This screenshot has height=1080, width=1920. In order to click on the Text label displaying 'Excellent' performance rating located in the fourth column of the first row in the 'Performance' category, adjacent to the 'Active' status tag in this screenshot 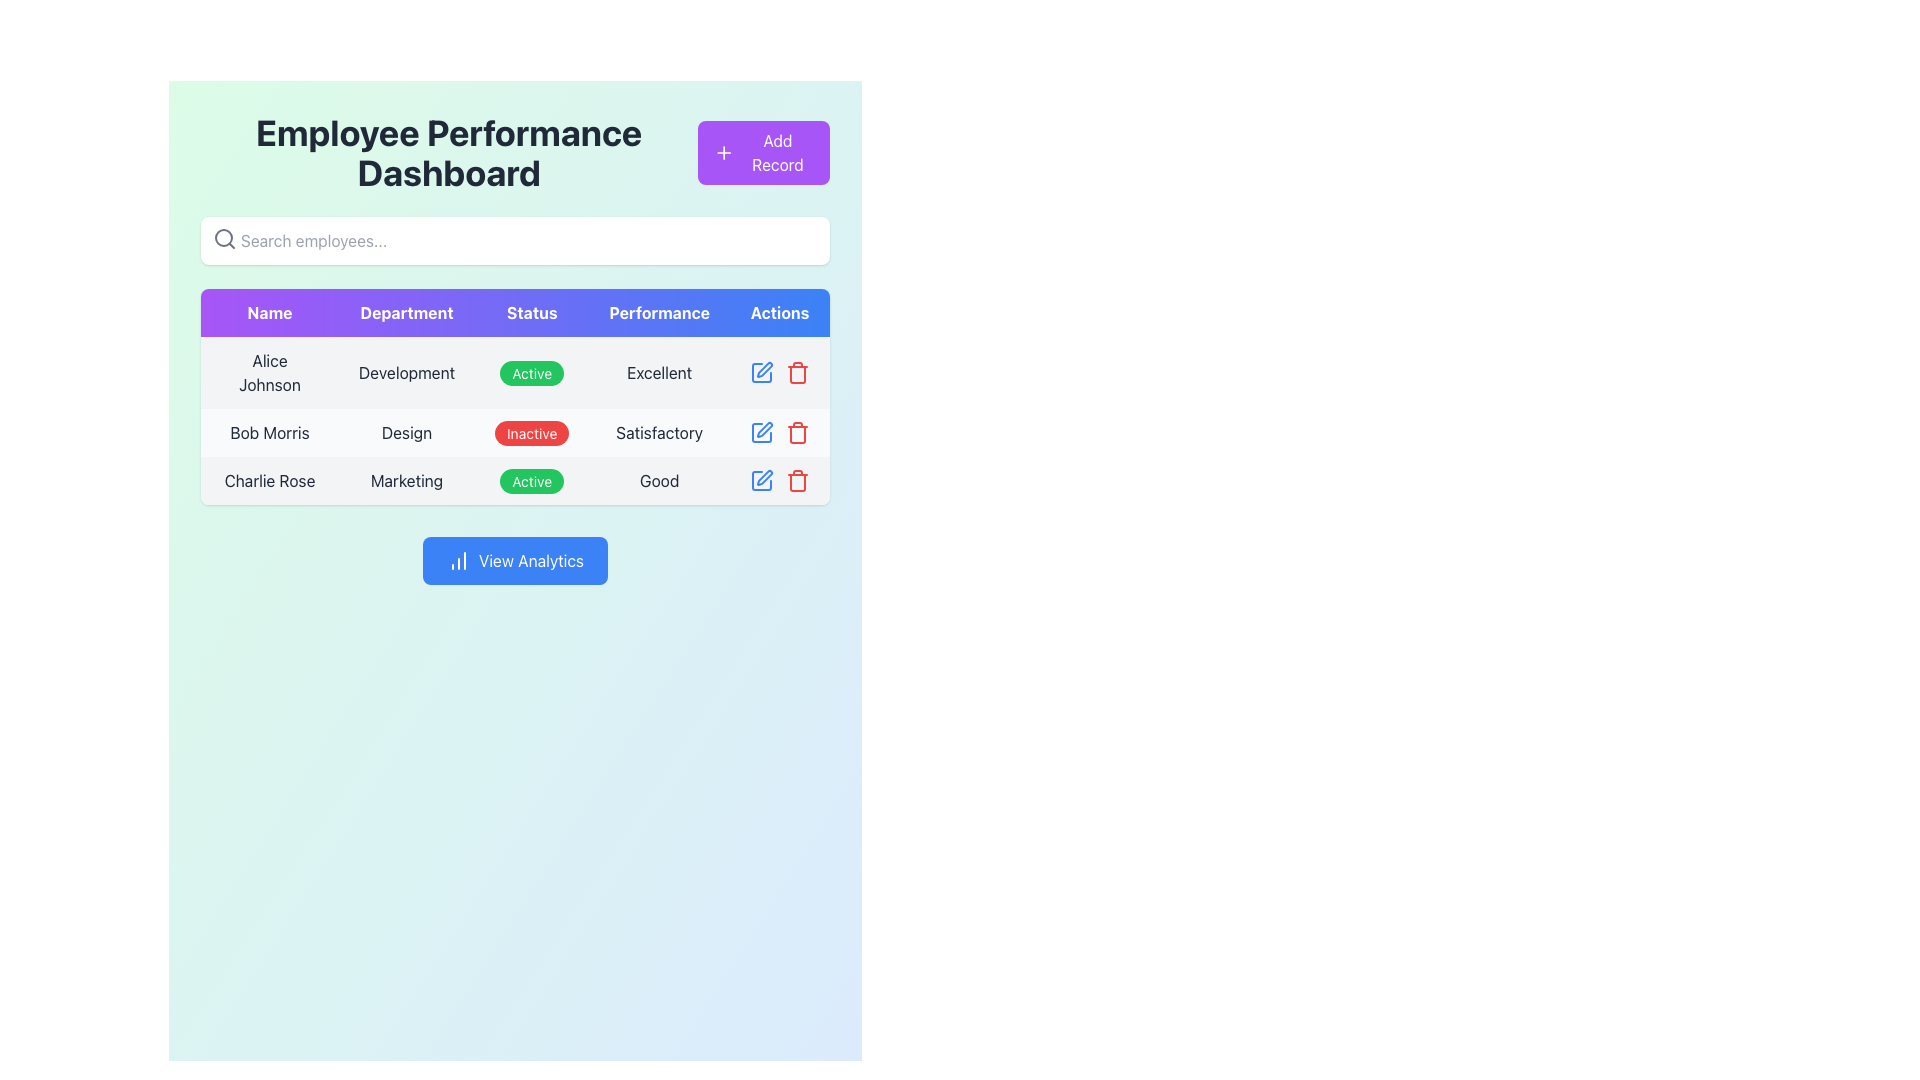, I will do `click(659, 373)`.